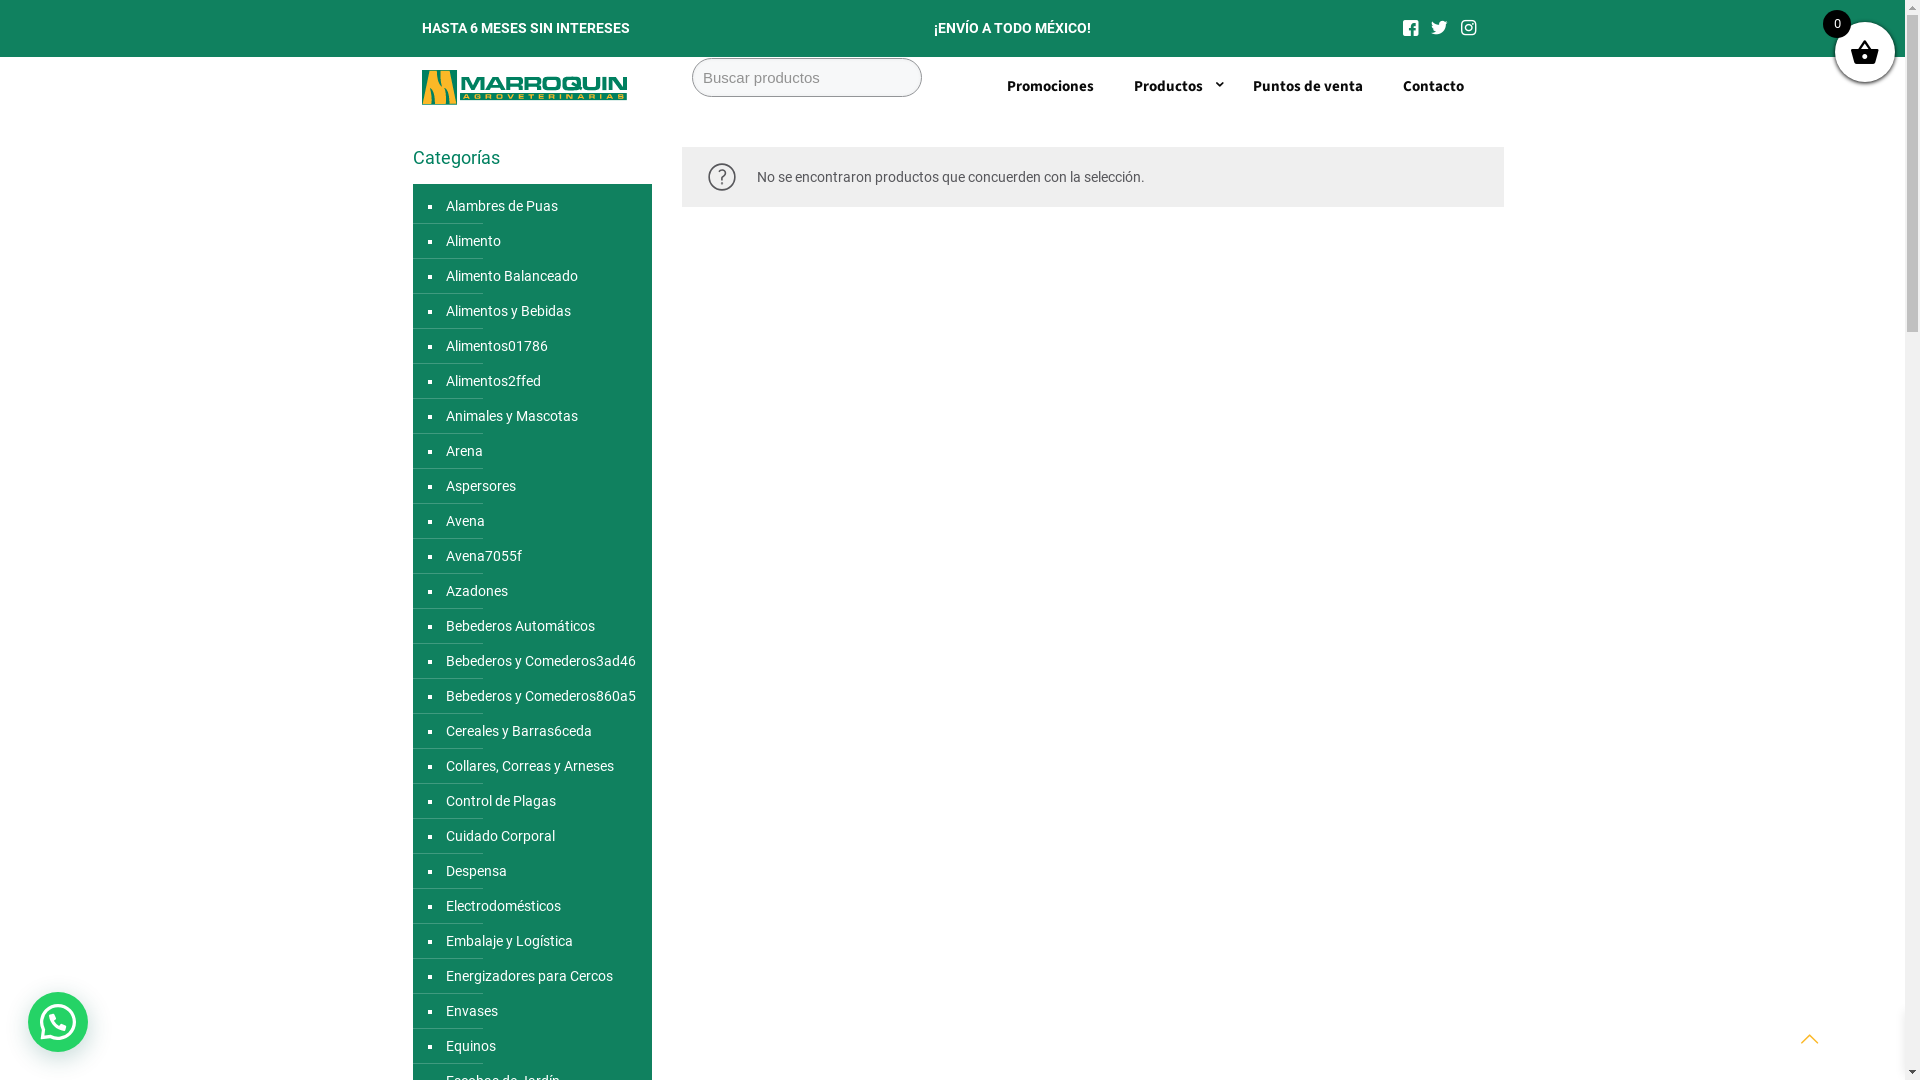 The height and width of the screenshot is (1080, 1920). I want to click on 'Animales y Mascotas', so click(440, 415).